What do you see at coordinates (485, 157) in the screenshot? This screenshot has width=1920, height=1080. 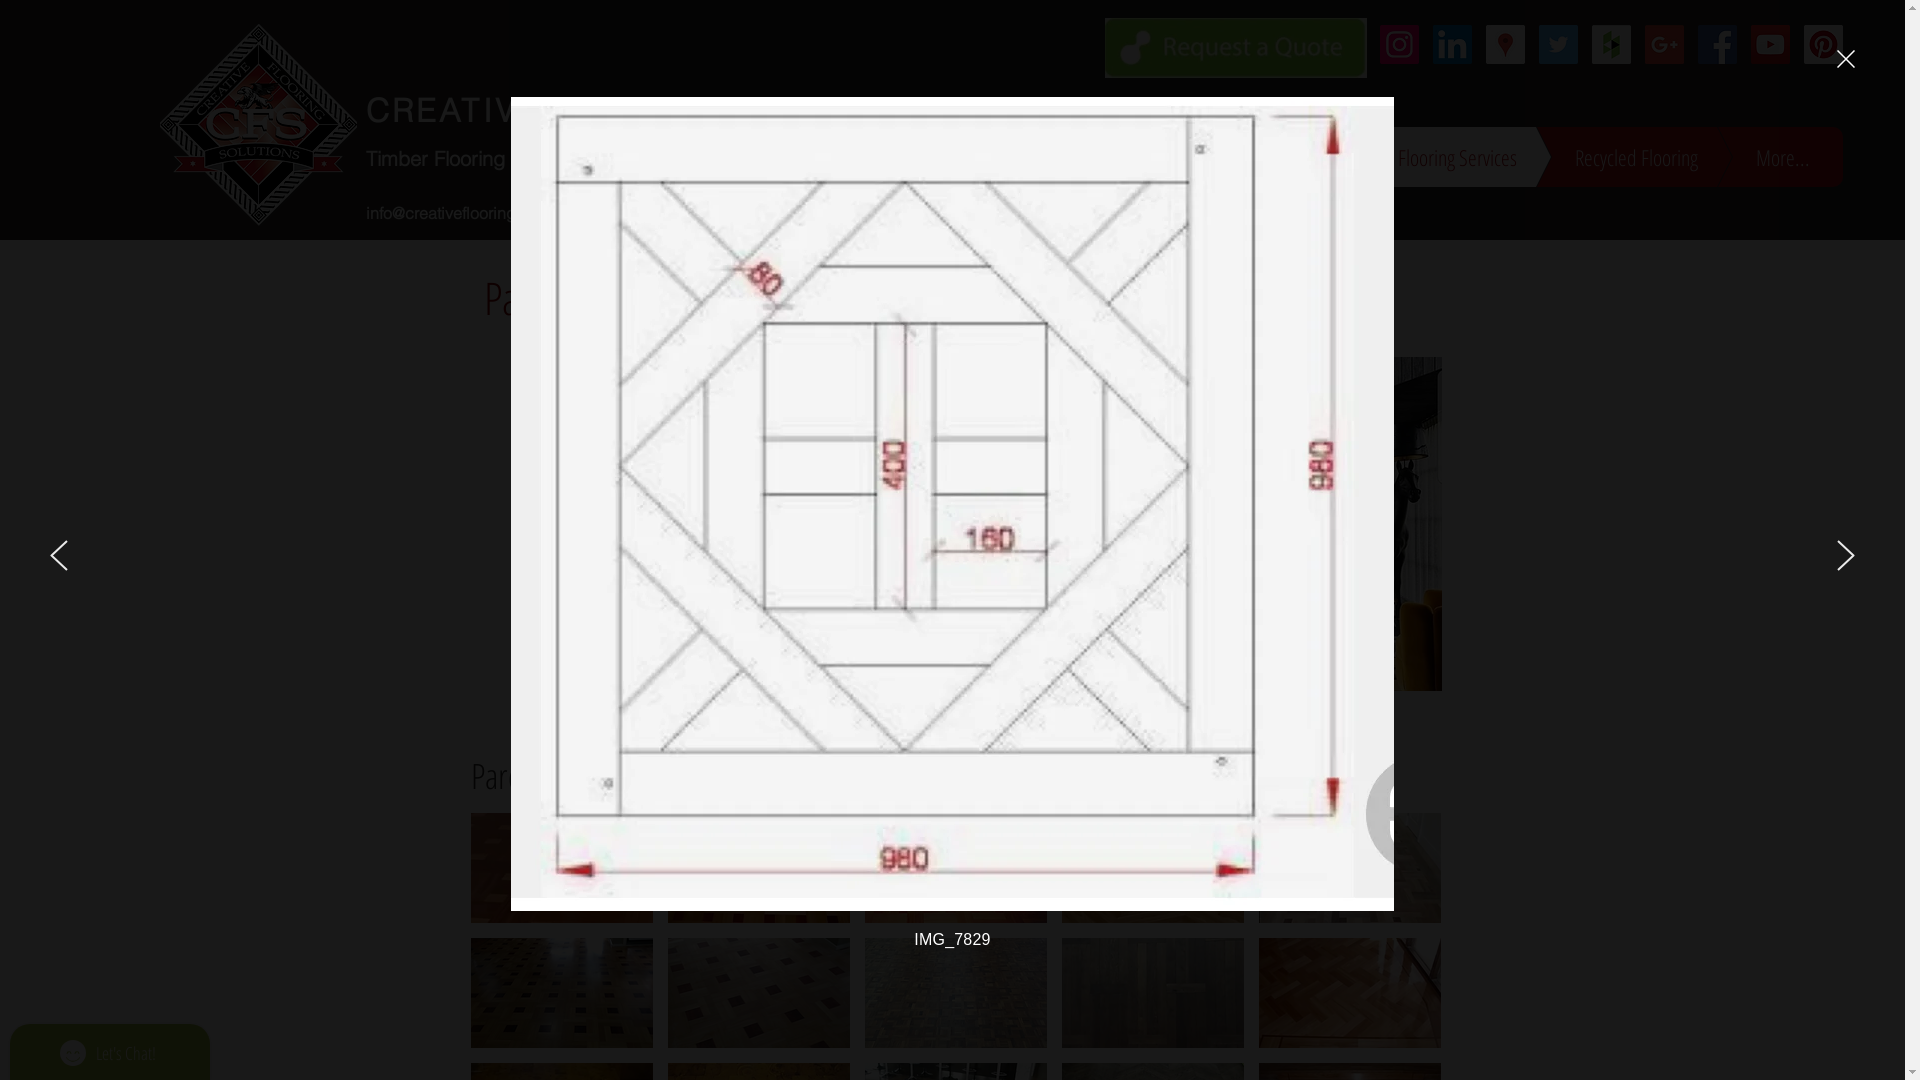 I see `'Timber Flooring Specialists'` at bounding box center [485, 157].